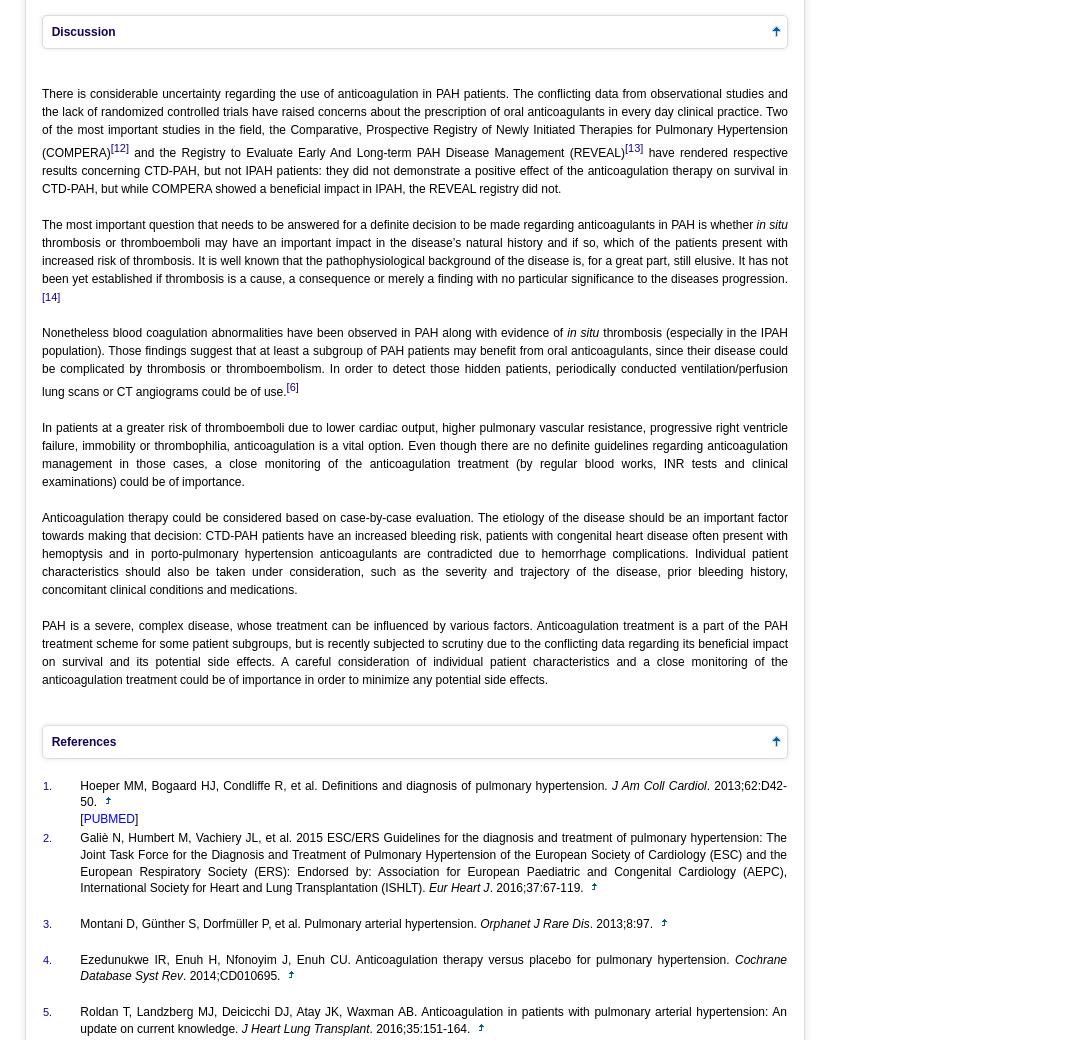 The width and height of the screenshot is (1083, 1040). I want to click on '5.', so click(47, 1012).